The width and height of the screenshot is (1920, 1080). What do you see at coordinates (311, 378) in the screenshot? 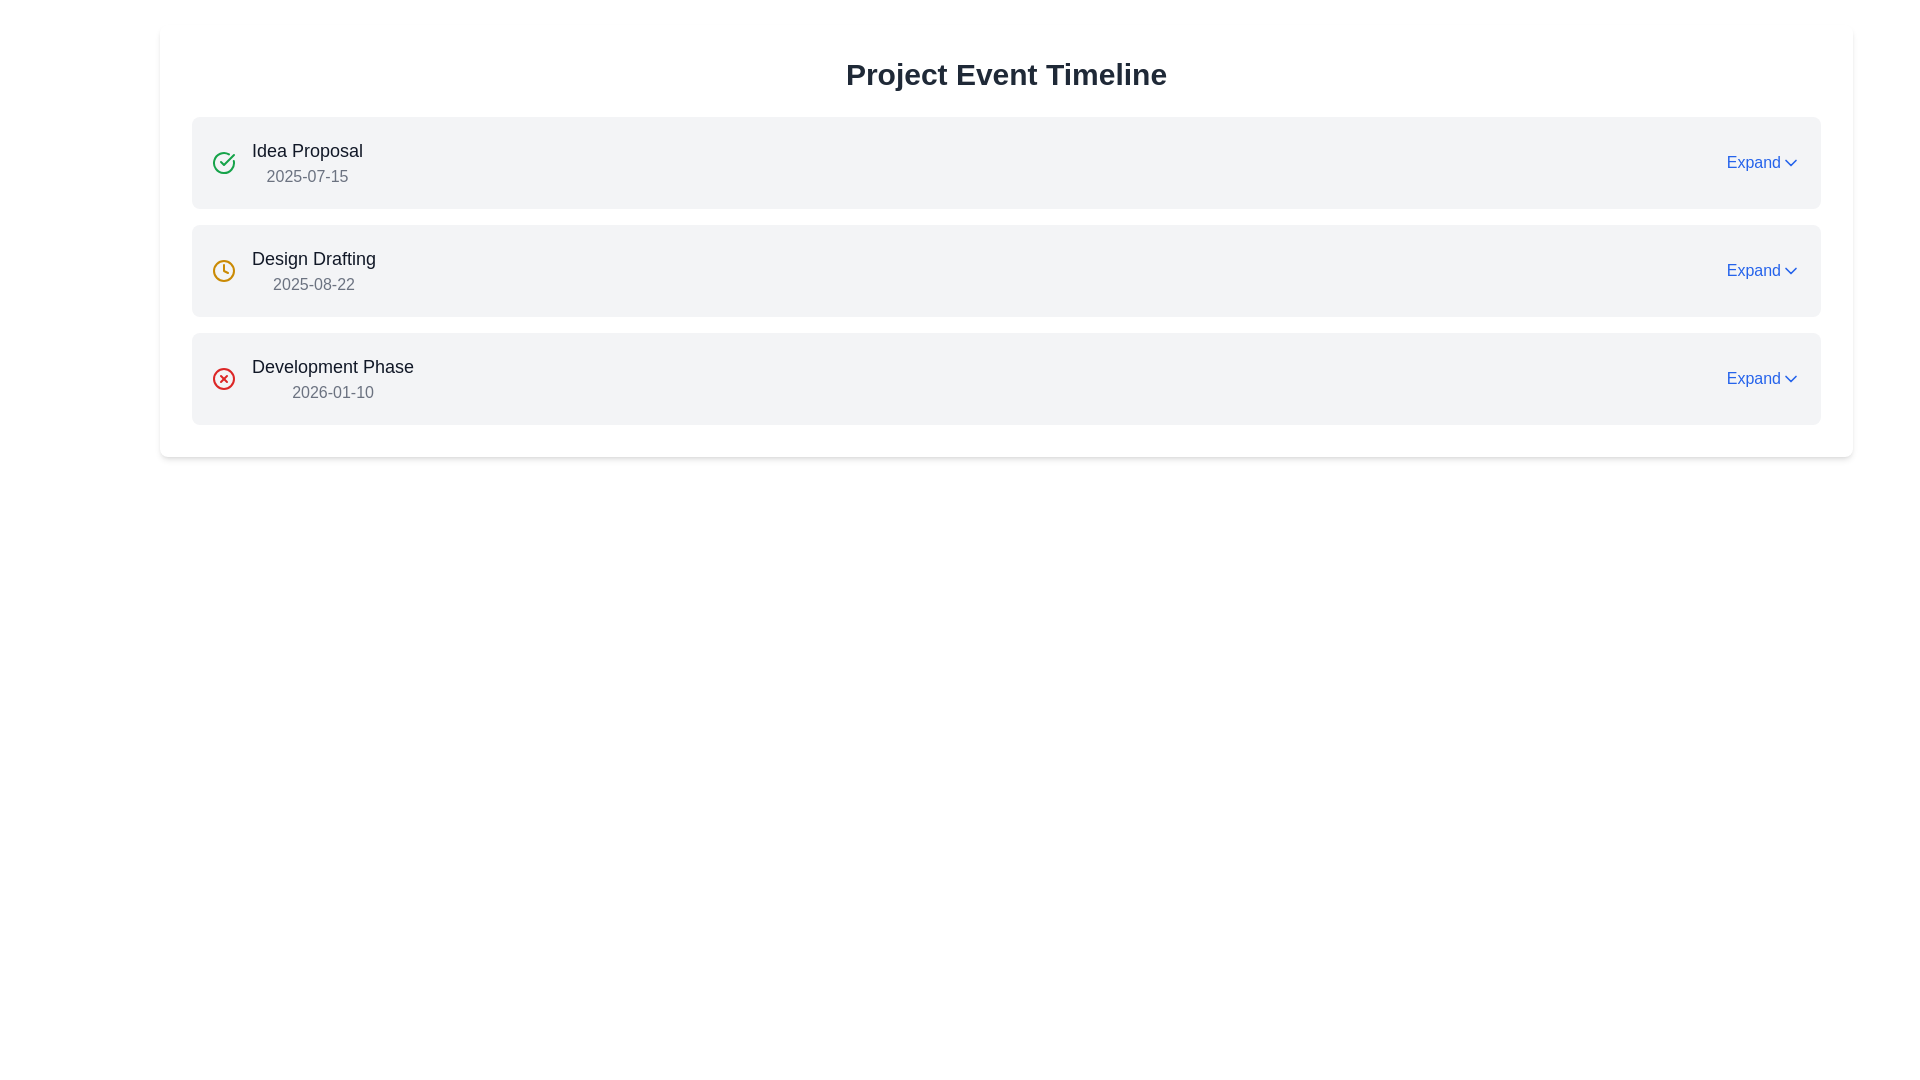
I see `the text of the third list item representing a specific stage in the project timeline` at bounding box center [311, 378].